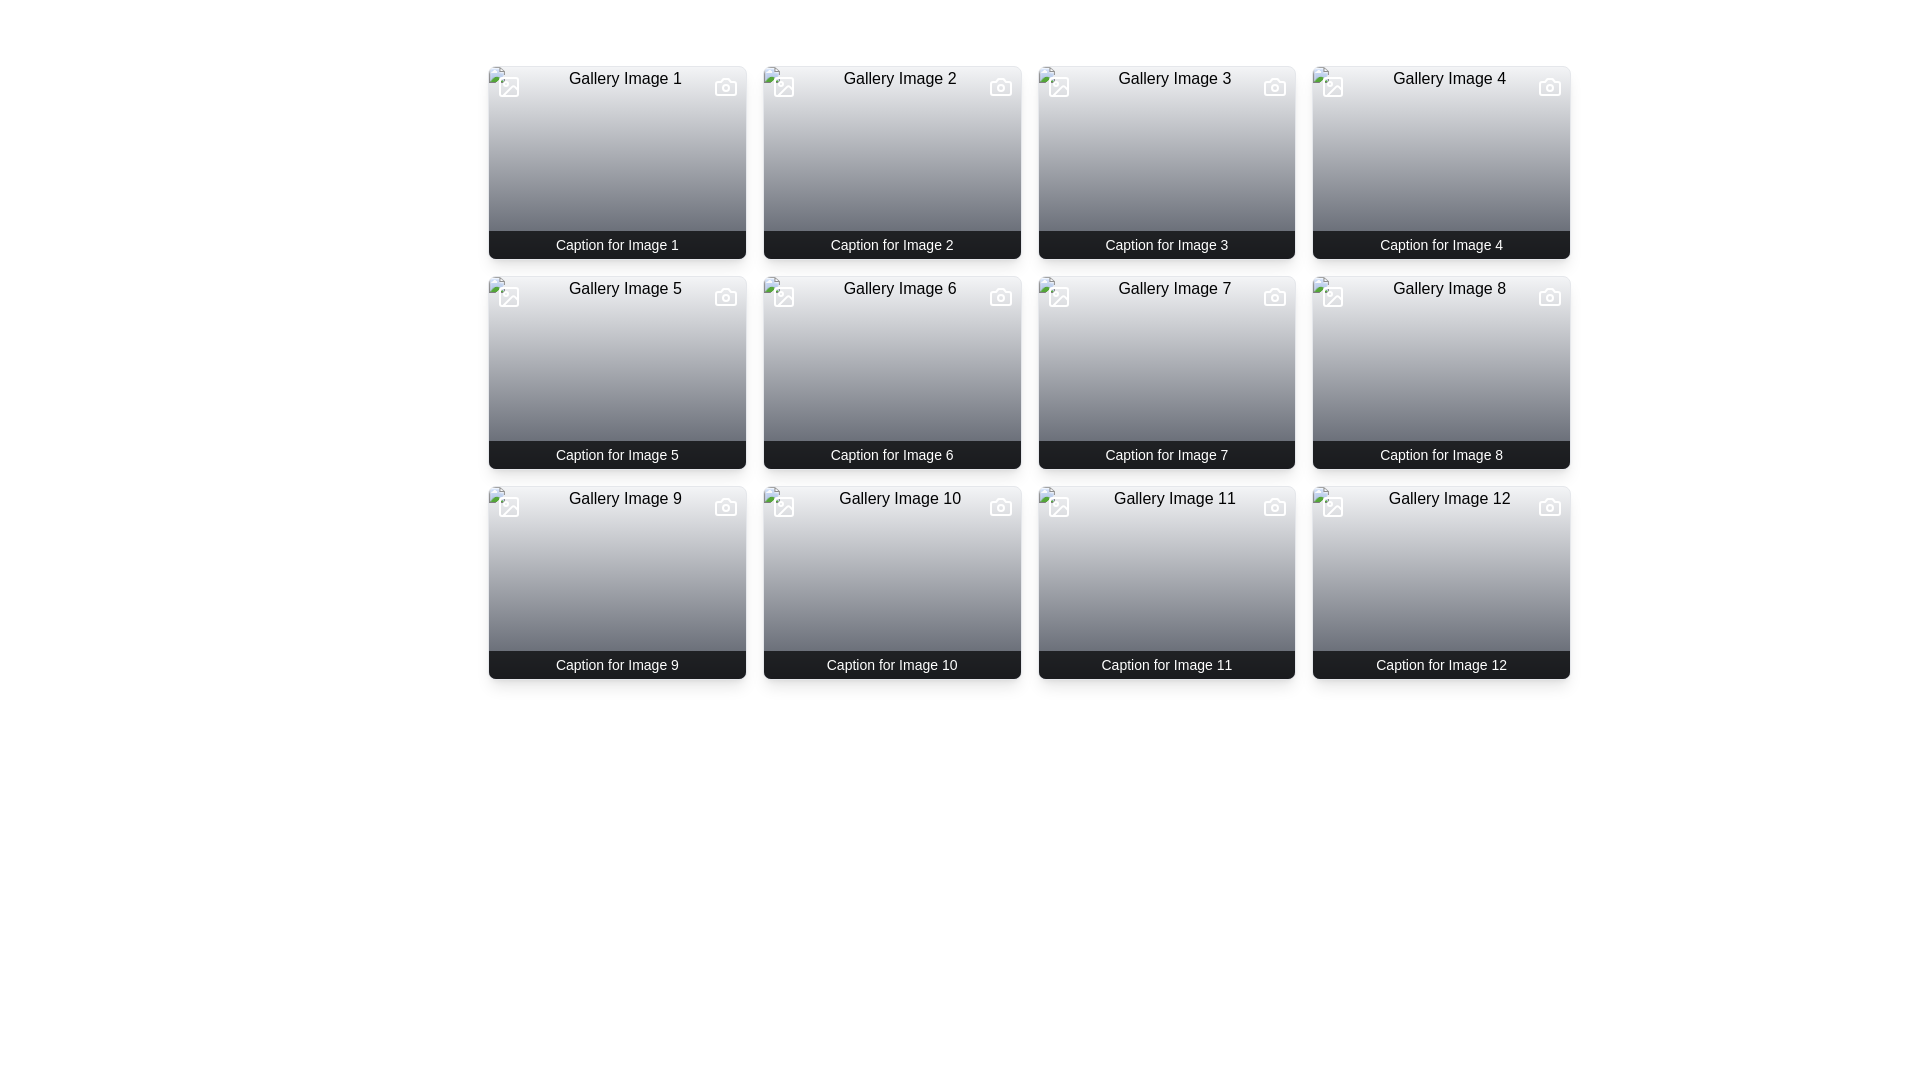 The width and height of the screenshot is (1920, 1080). Describe the element at coordinates (1274, 297) in the screenshot. I see `the camera controls icon located in the top-right corner of the 'Gallery Image 7' tile as a static decoration` at that location.